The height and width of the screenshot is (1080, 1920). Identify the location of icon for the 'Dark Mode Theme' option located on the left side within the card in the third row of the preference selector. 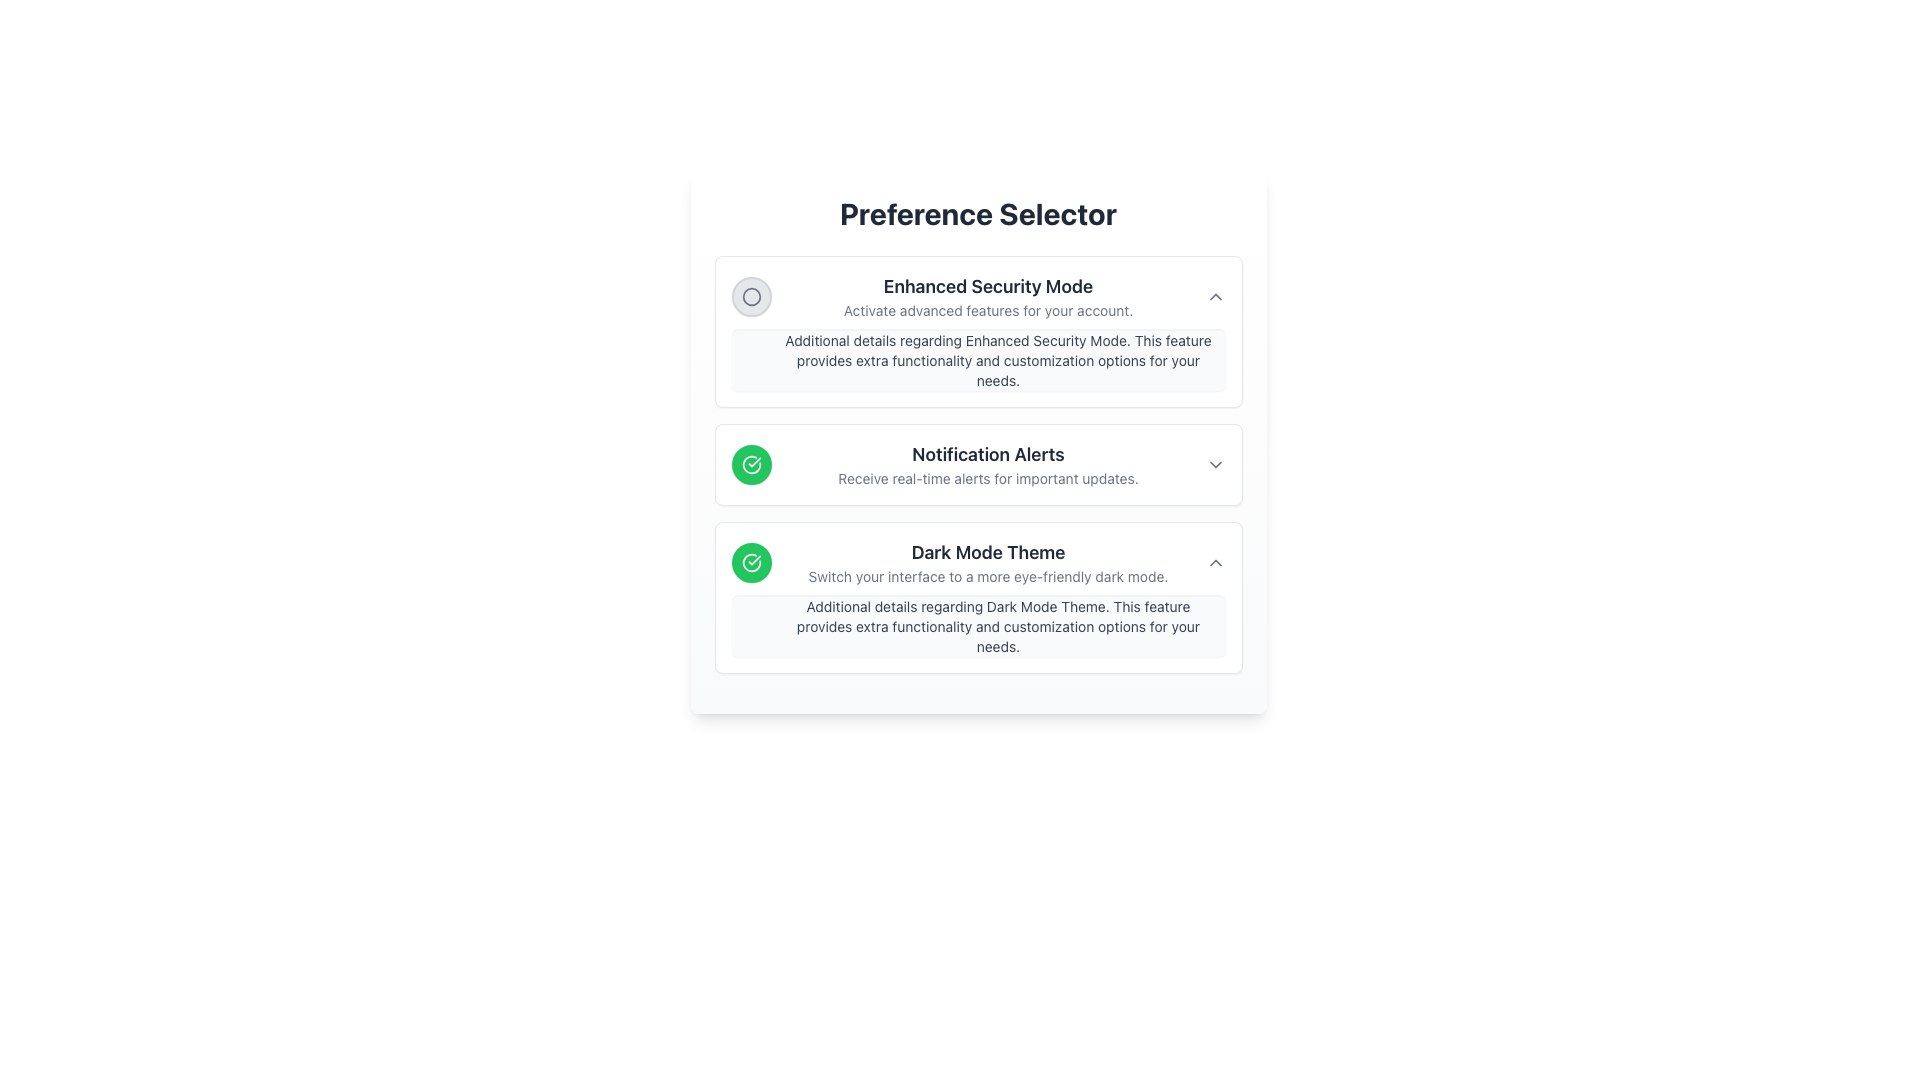
(750, 563).